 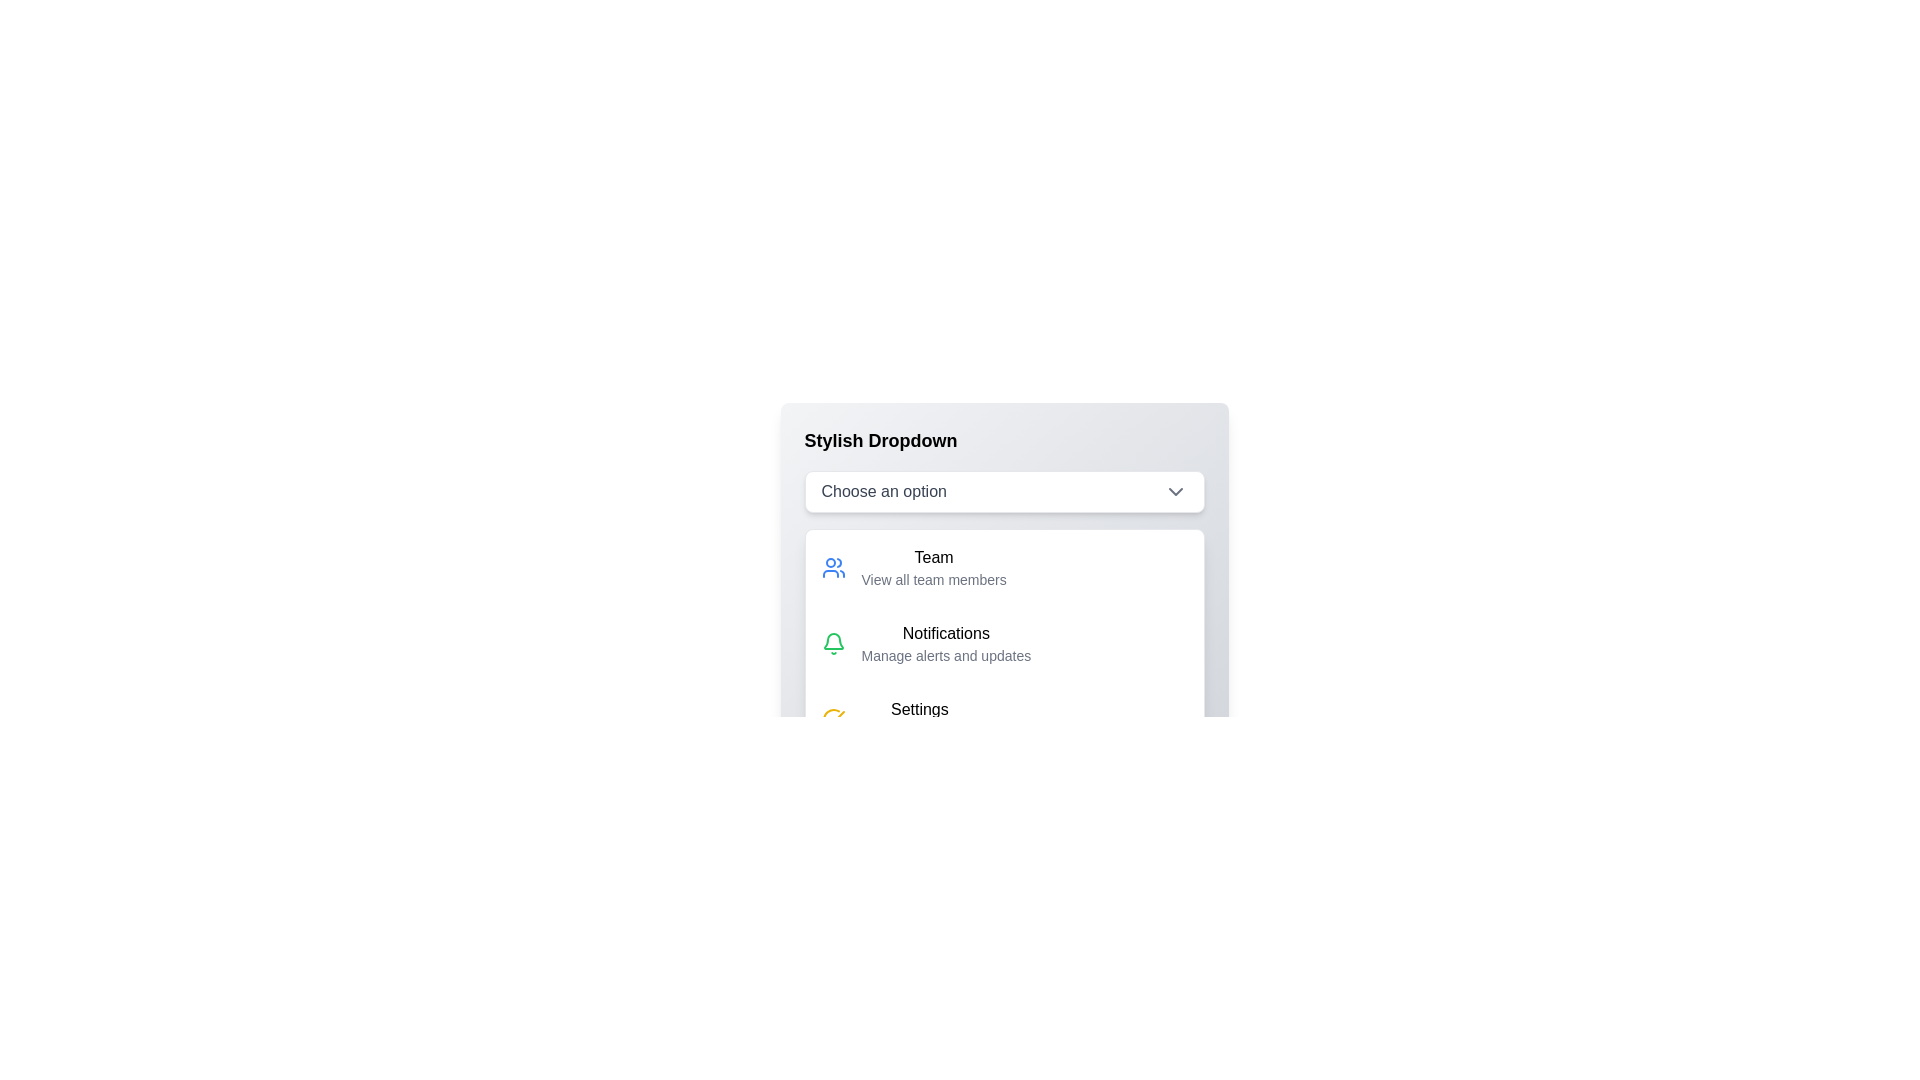 I want to click on the dropdown menu labeled 'Choose an option', so click(x=1004, y=492).